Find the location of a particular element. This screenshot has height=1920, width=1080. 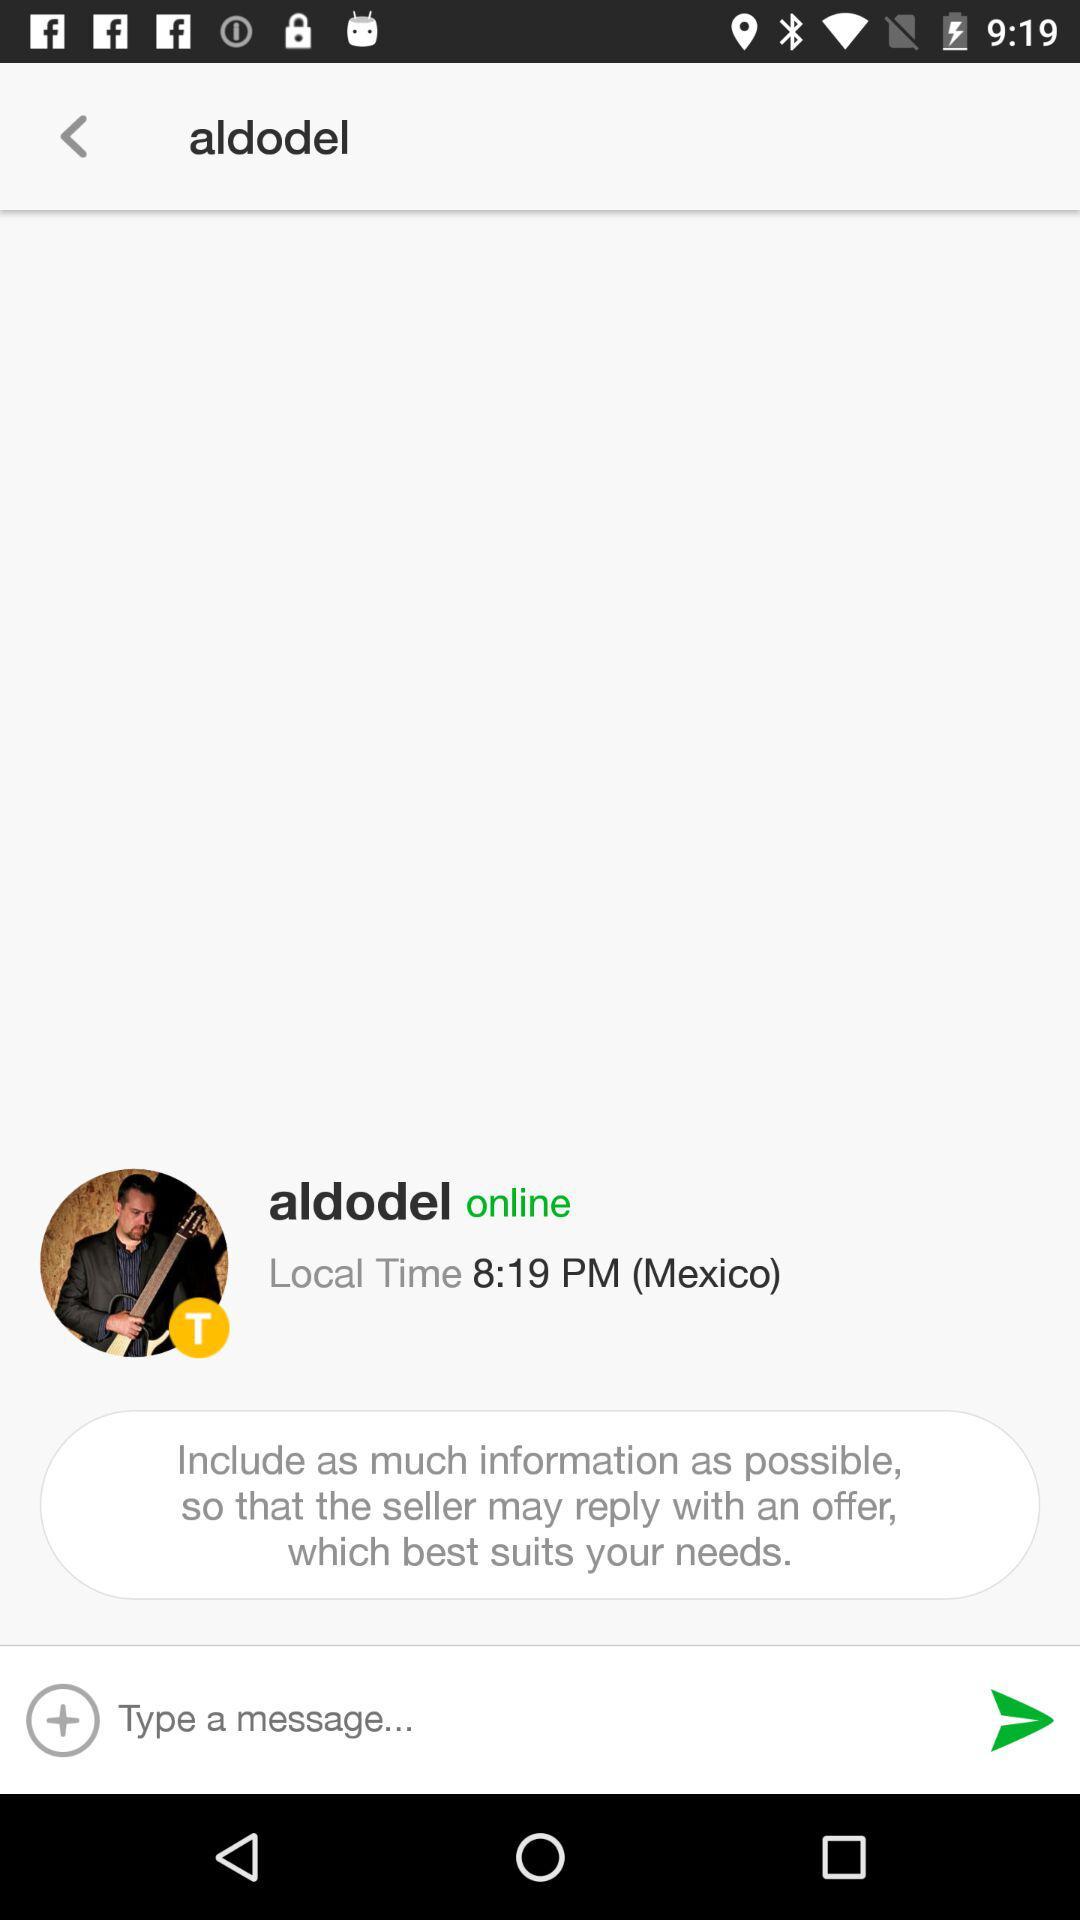

to send message is located at coordinates (1022, 1719).